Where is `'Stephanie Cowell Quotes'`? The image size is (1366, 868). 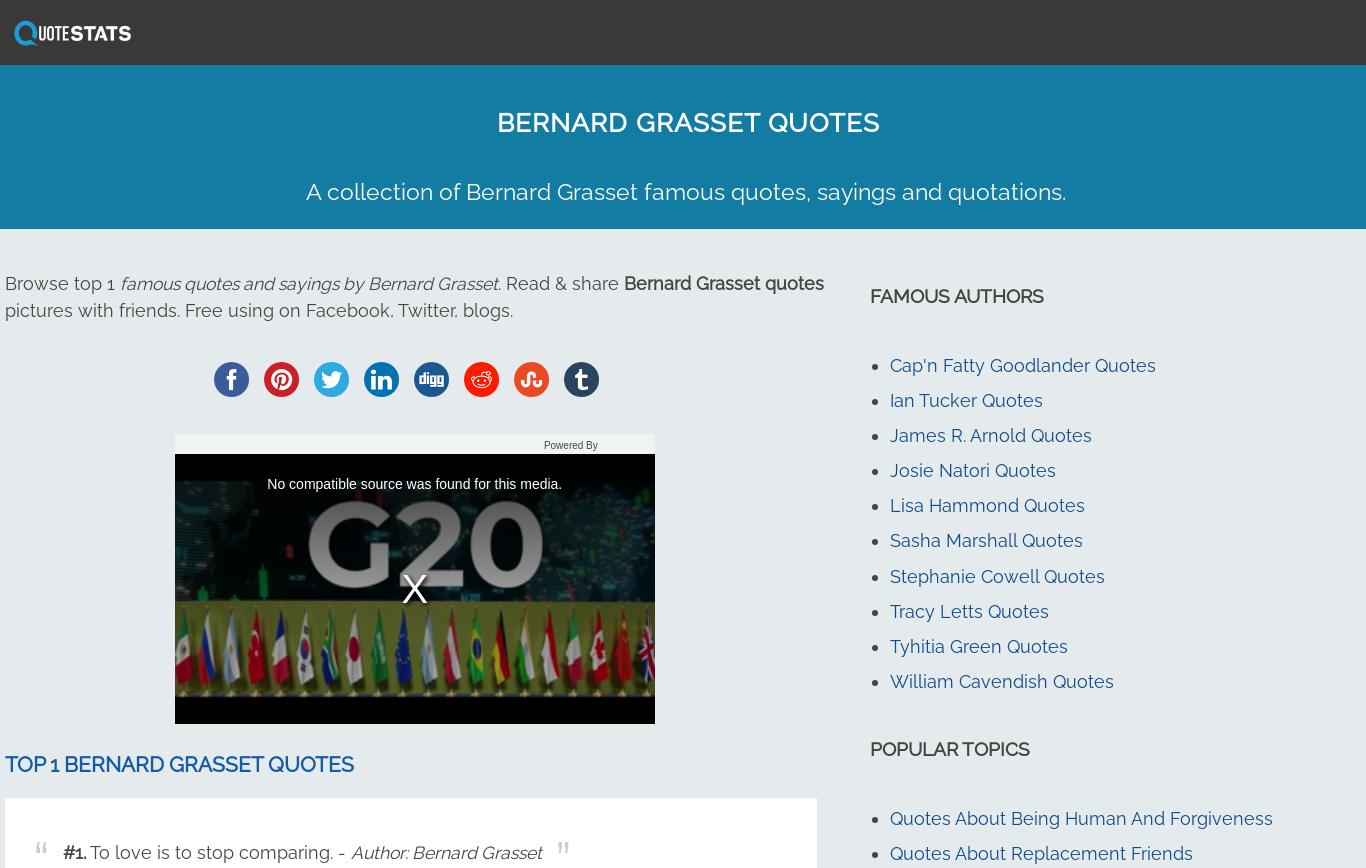
'Stephanie Cowell Quotes' is located at coordinates (887, 575).